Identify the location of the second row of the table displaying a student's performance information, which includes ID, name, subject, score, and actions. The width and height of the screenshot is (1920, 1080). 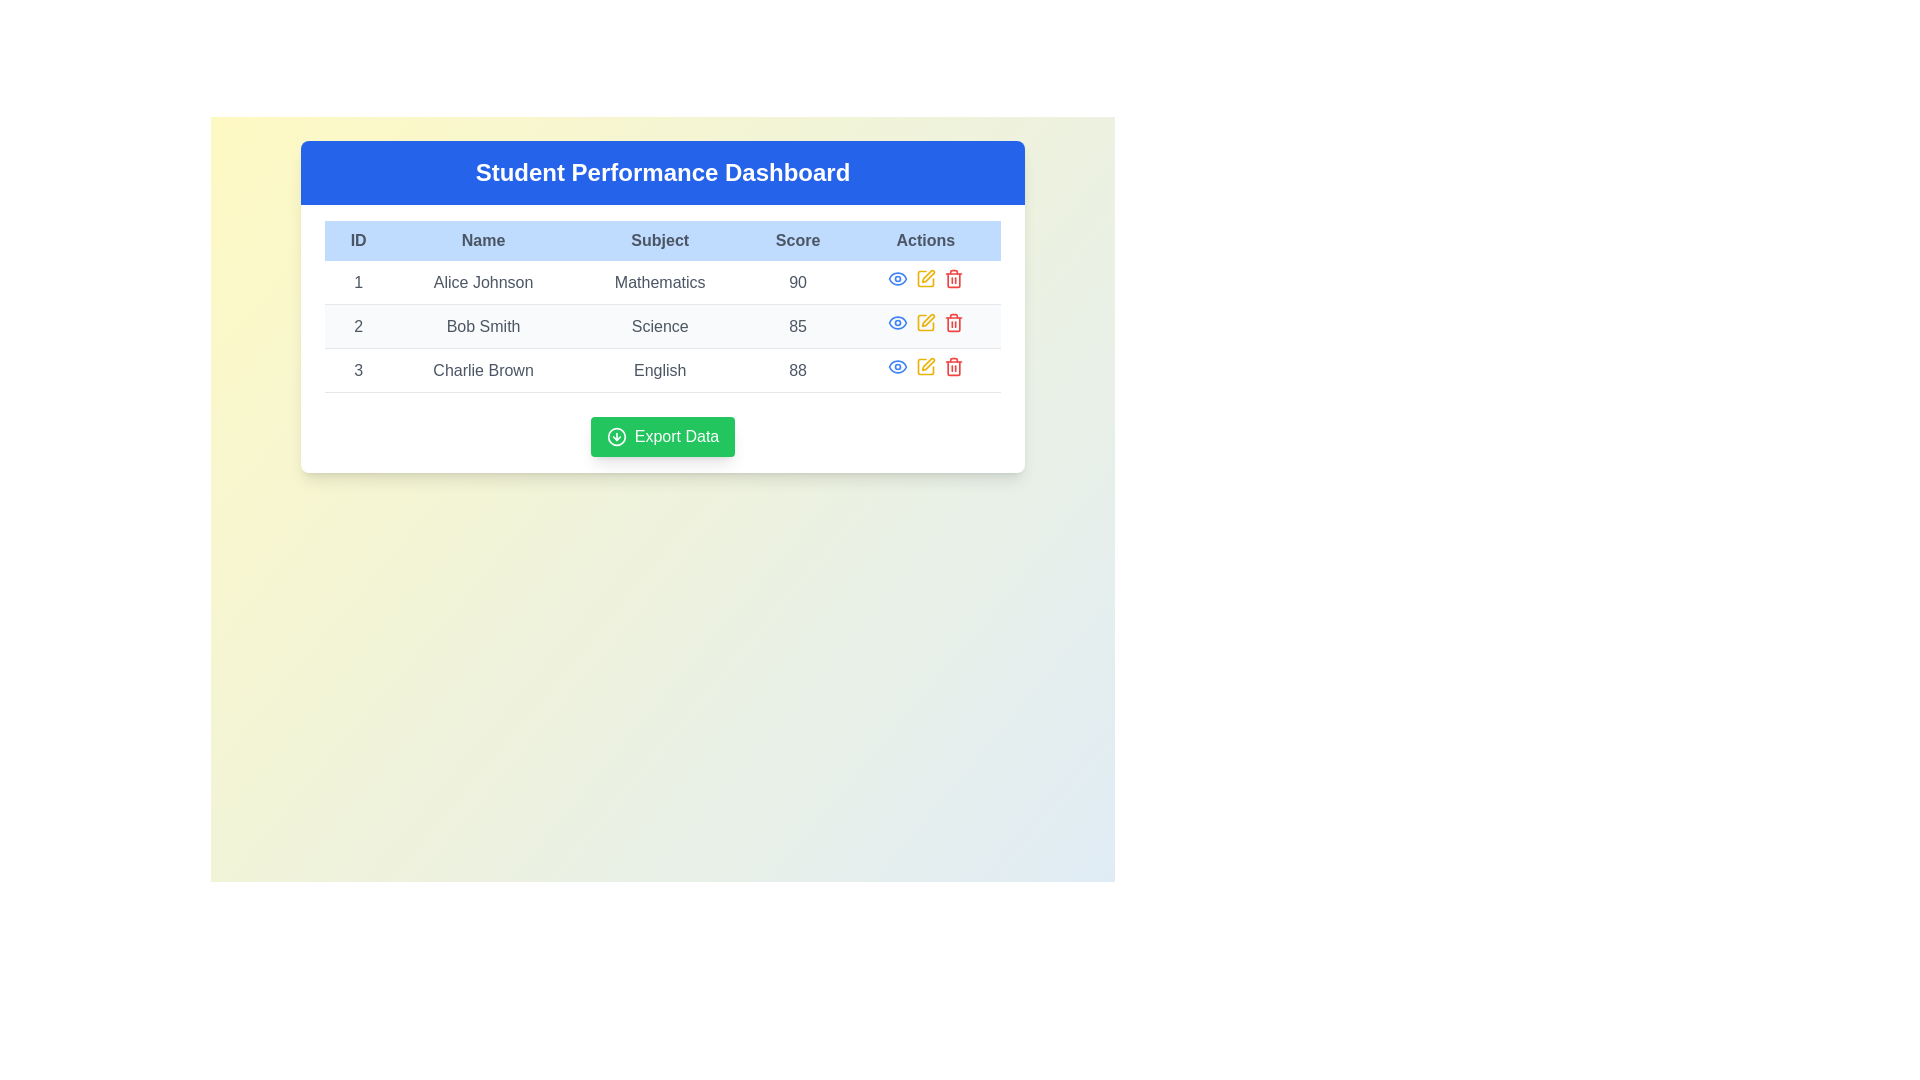
(662, 338).